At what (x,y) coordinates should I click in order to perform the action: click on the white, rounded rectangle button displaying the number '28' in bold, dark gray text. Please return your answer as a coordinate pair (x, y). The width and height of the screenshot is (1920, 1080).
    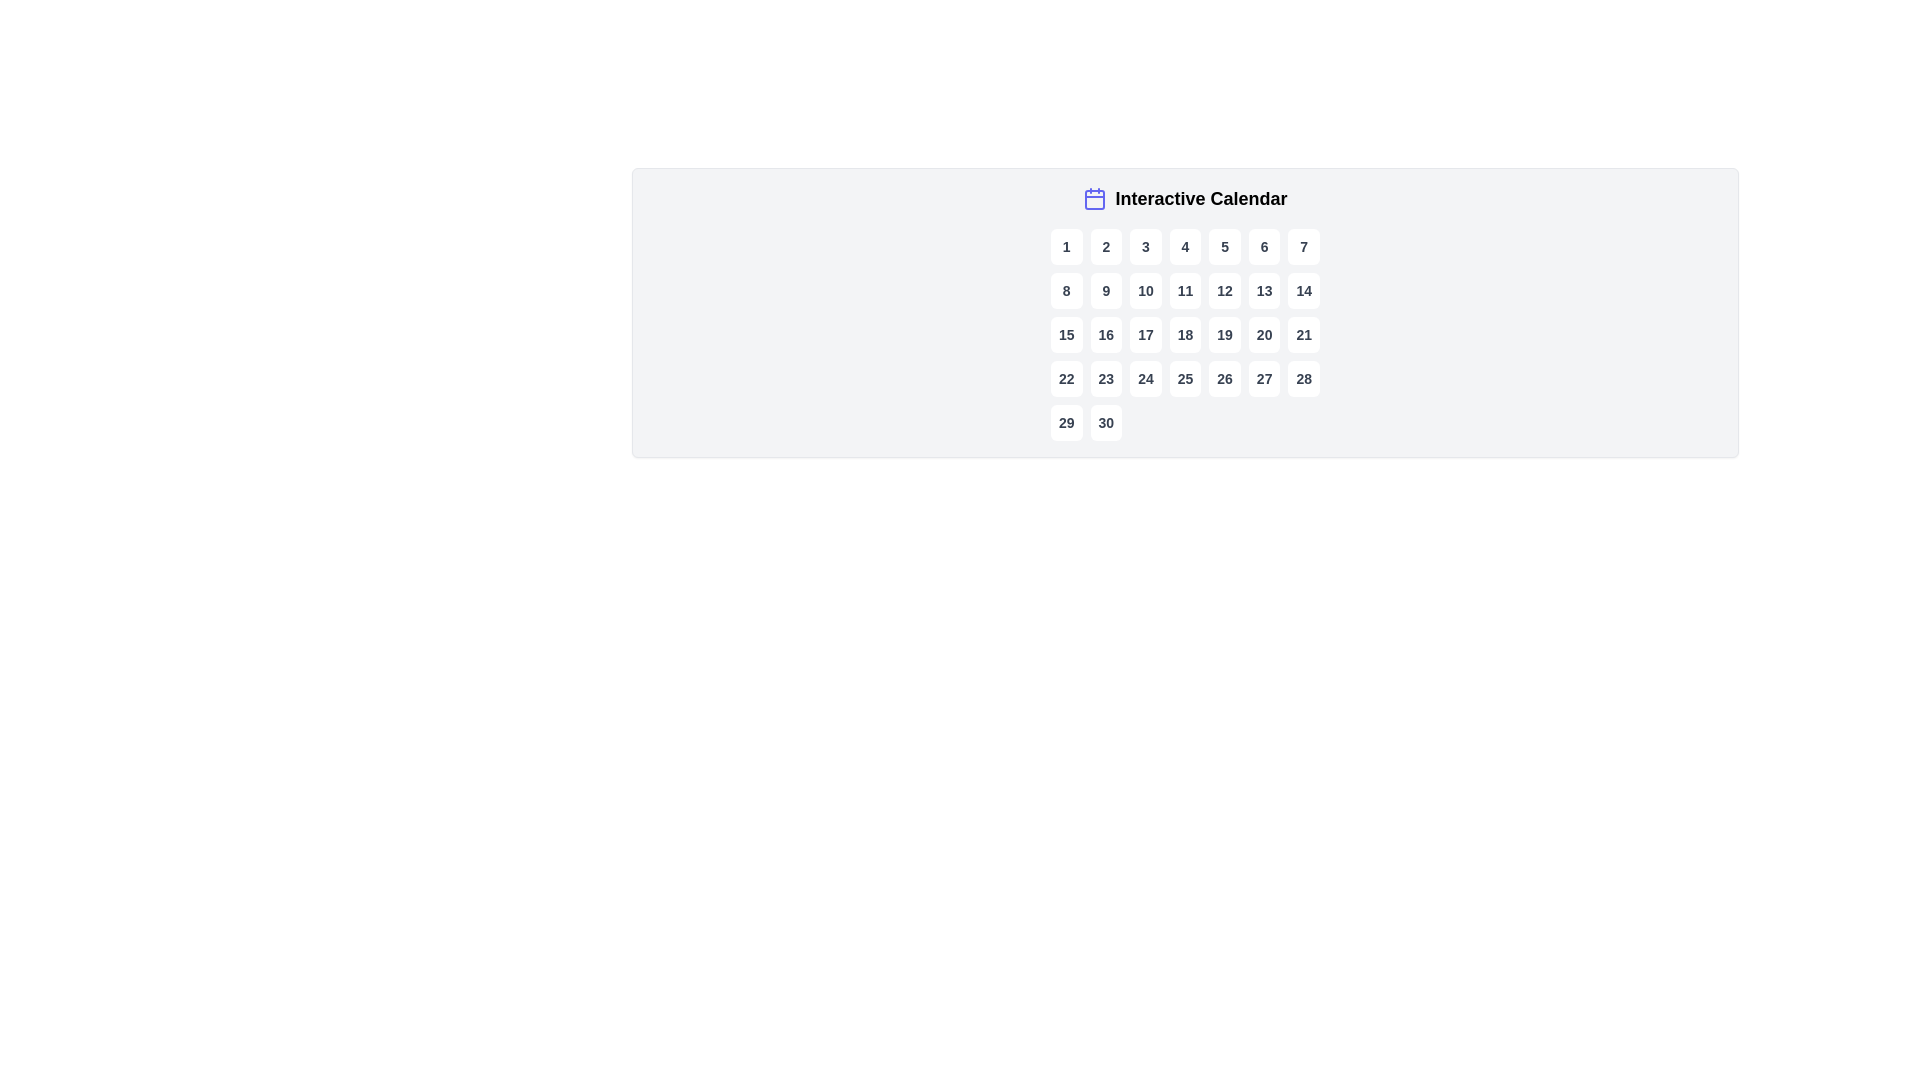
    Looking at the image, I should click on (1304, 378).